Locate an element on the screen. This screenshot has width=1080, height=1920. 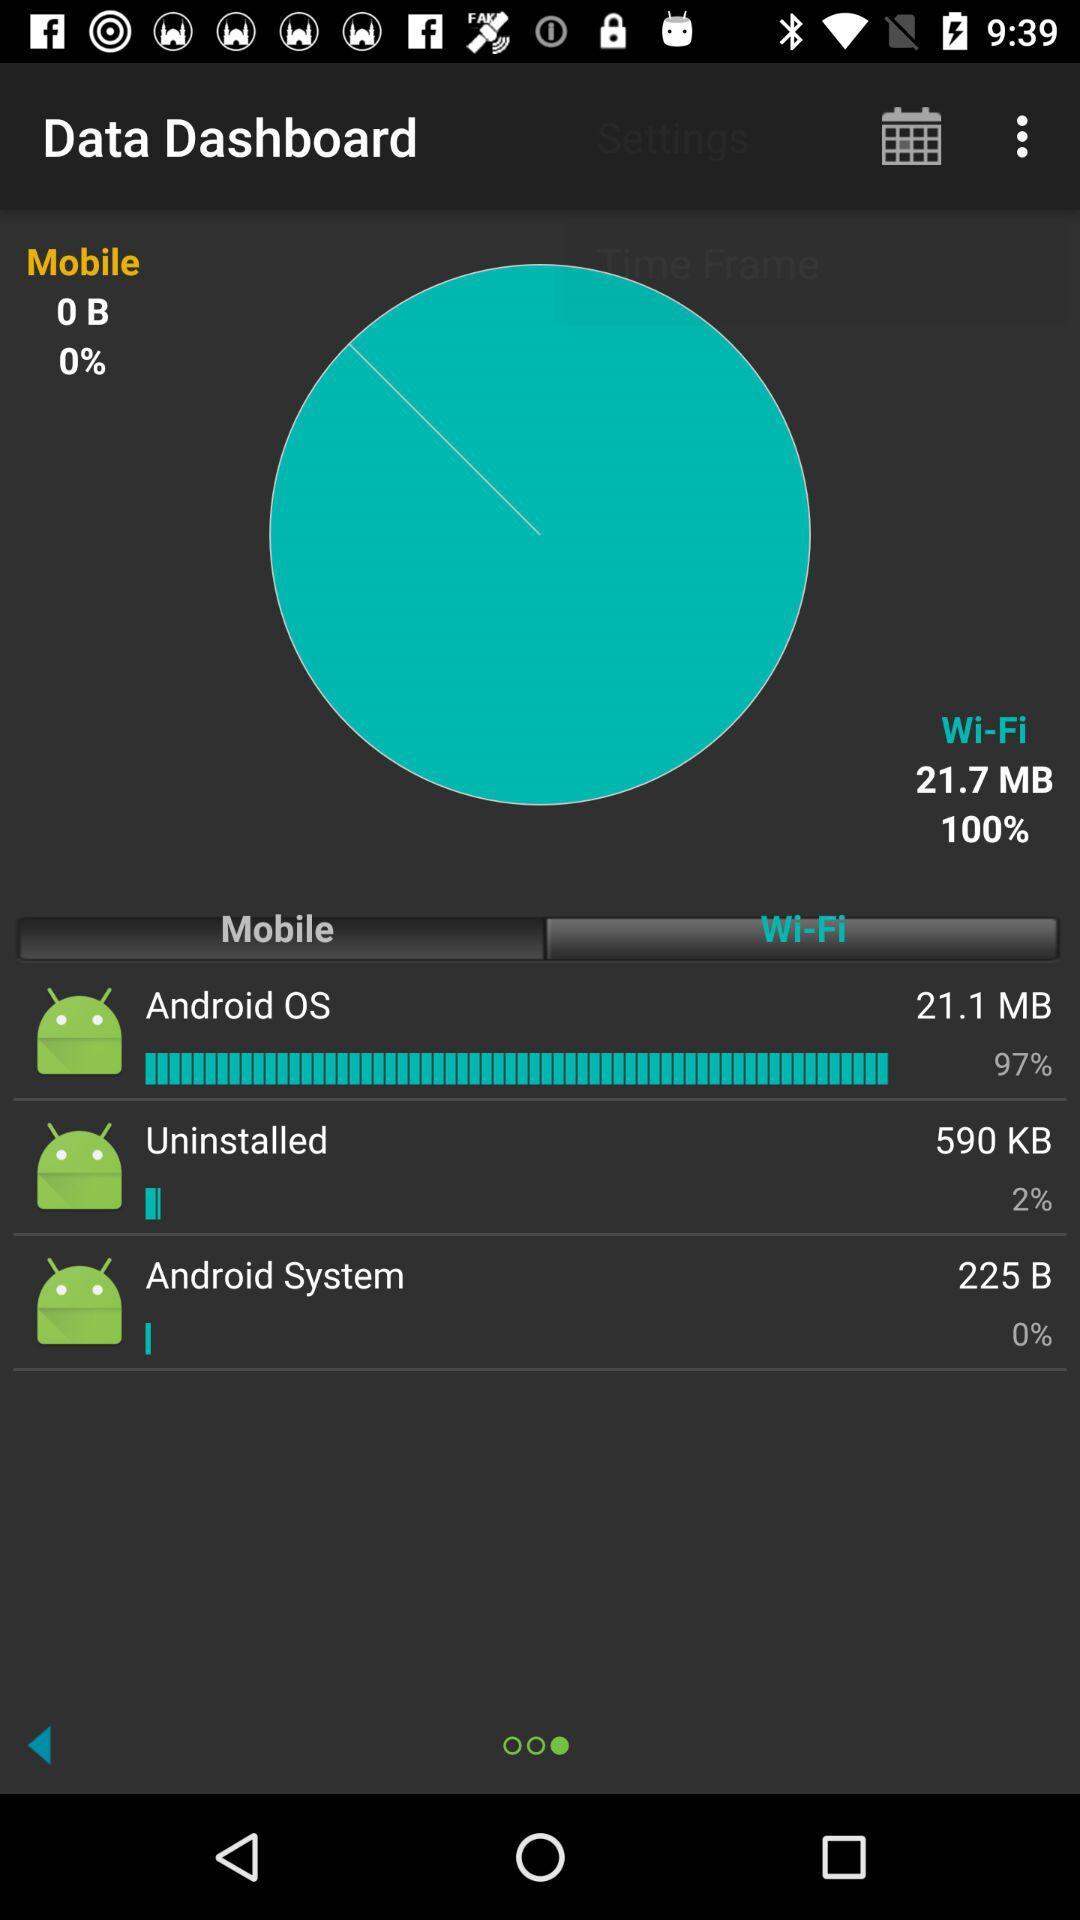
icon below the mobile is located at coordinates (237, 1004).